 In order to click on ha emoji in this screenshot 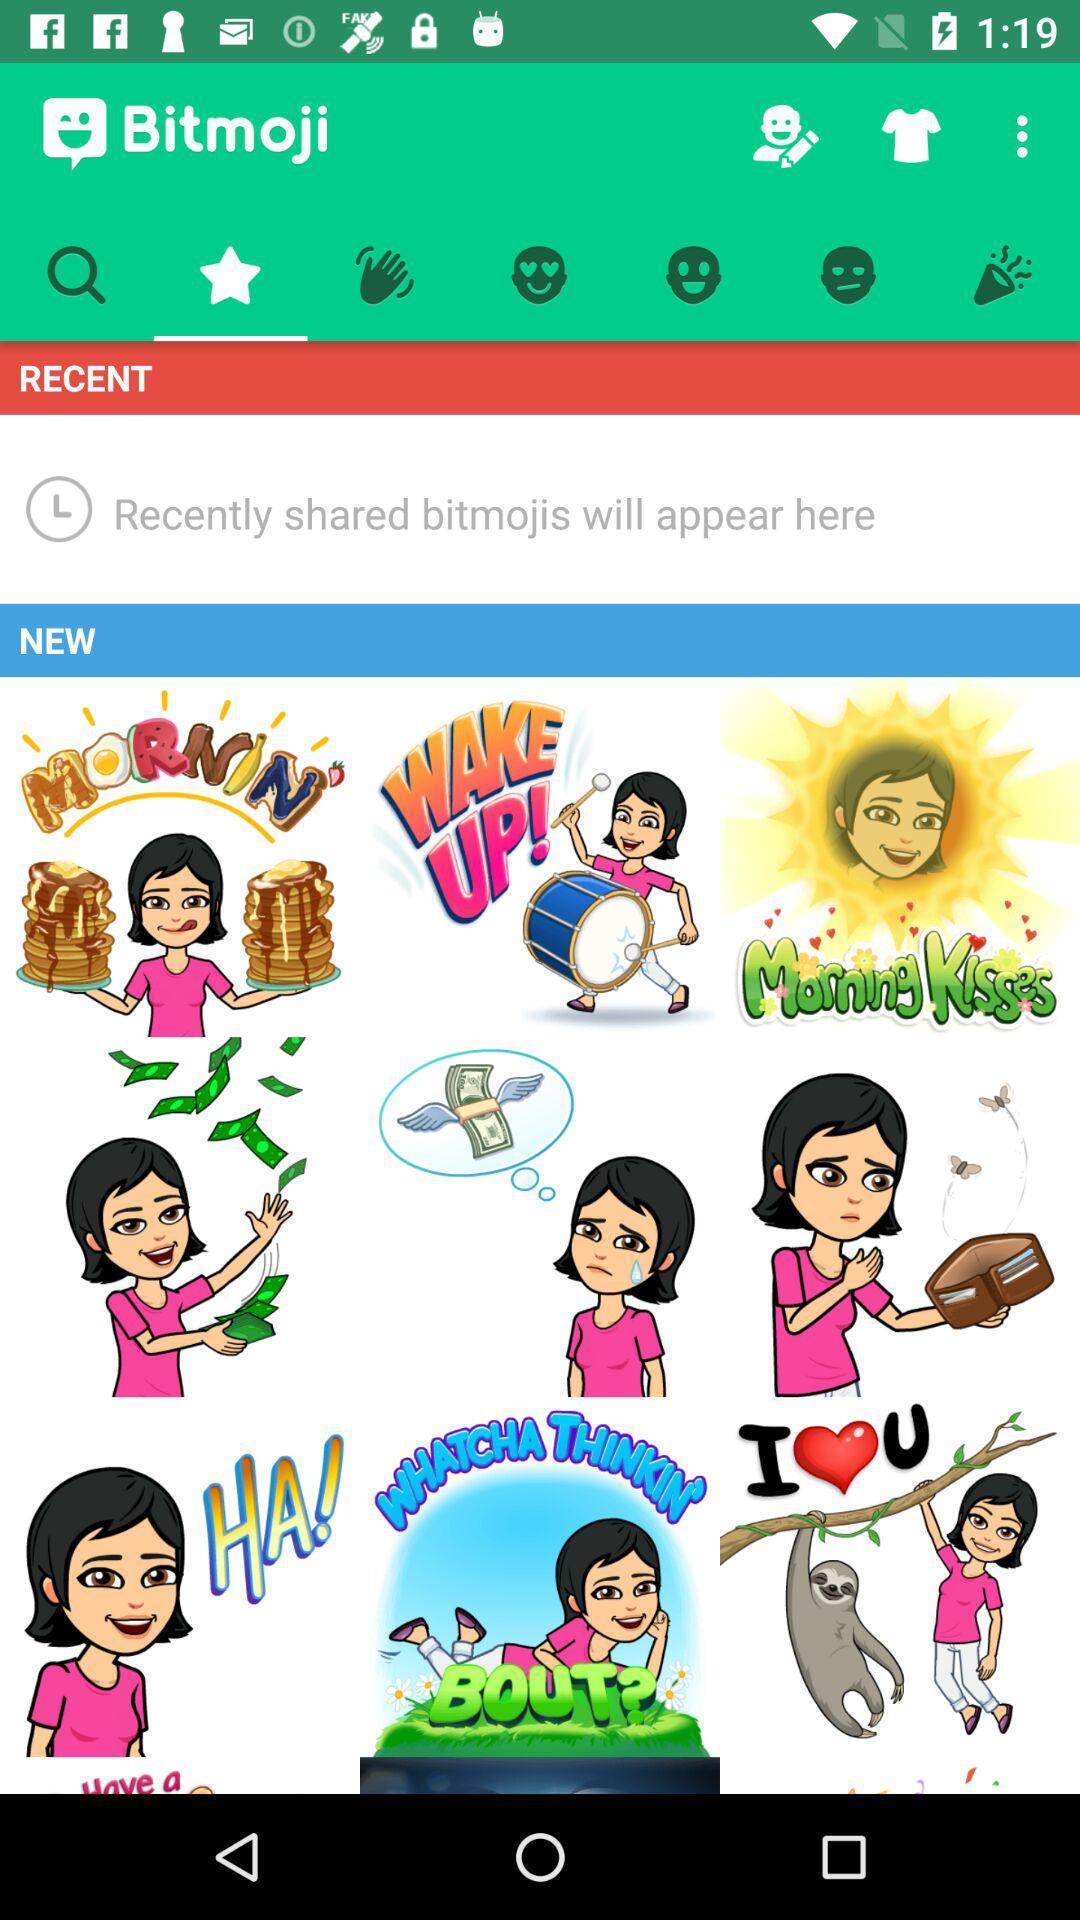, I will do `click(180, 1576)`.